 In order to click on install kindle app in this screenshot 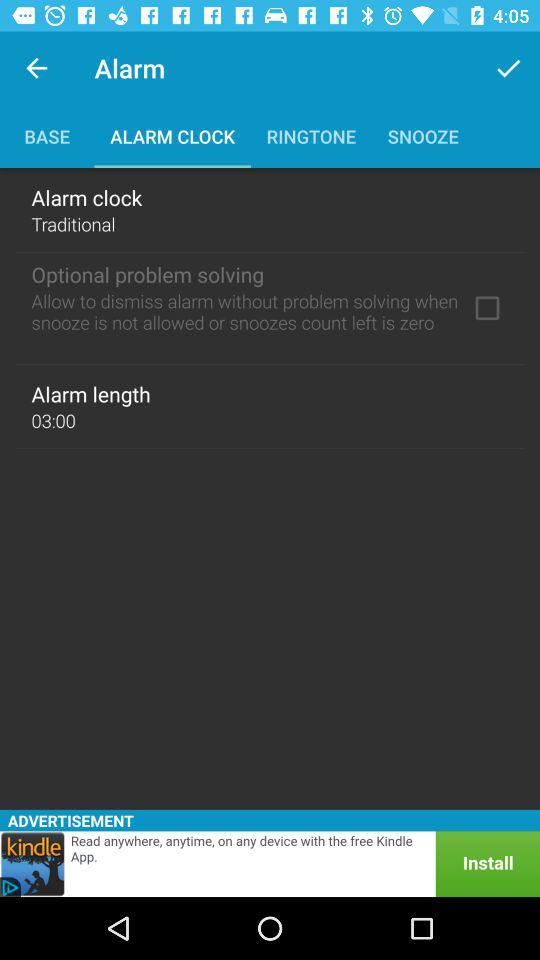, I will do `click(270, 863)`.